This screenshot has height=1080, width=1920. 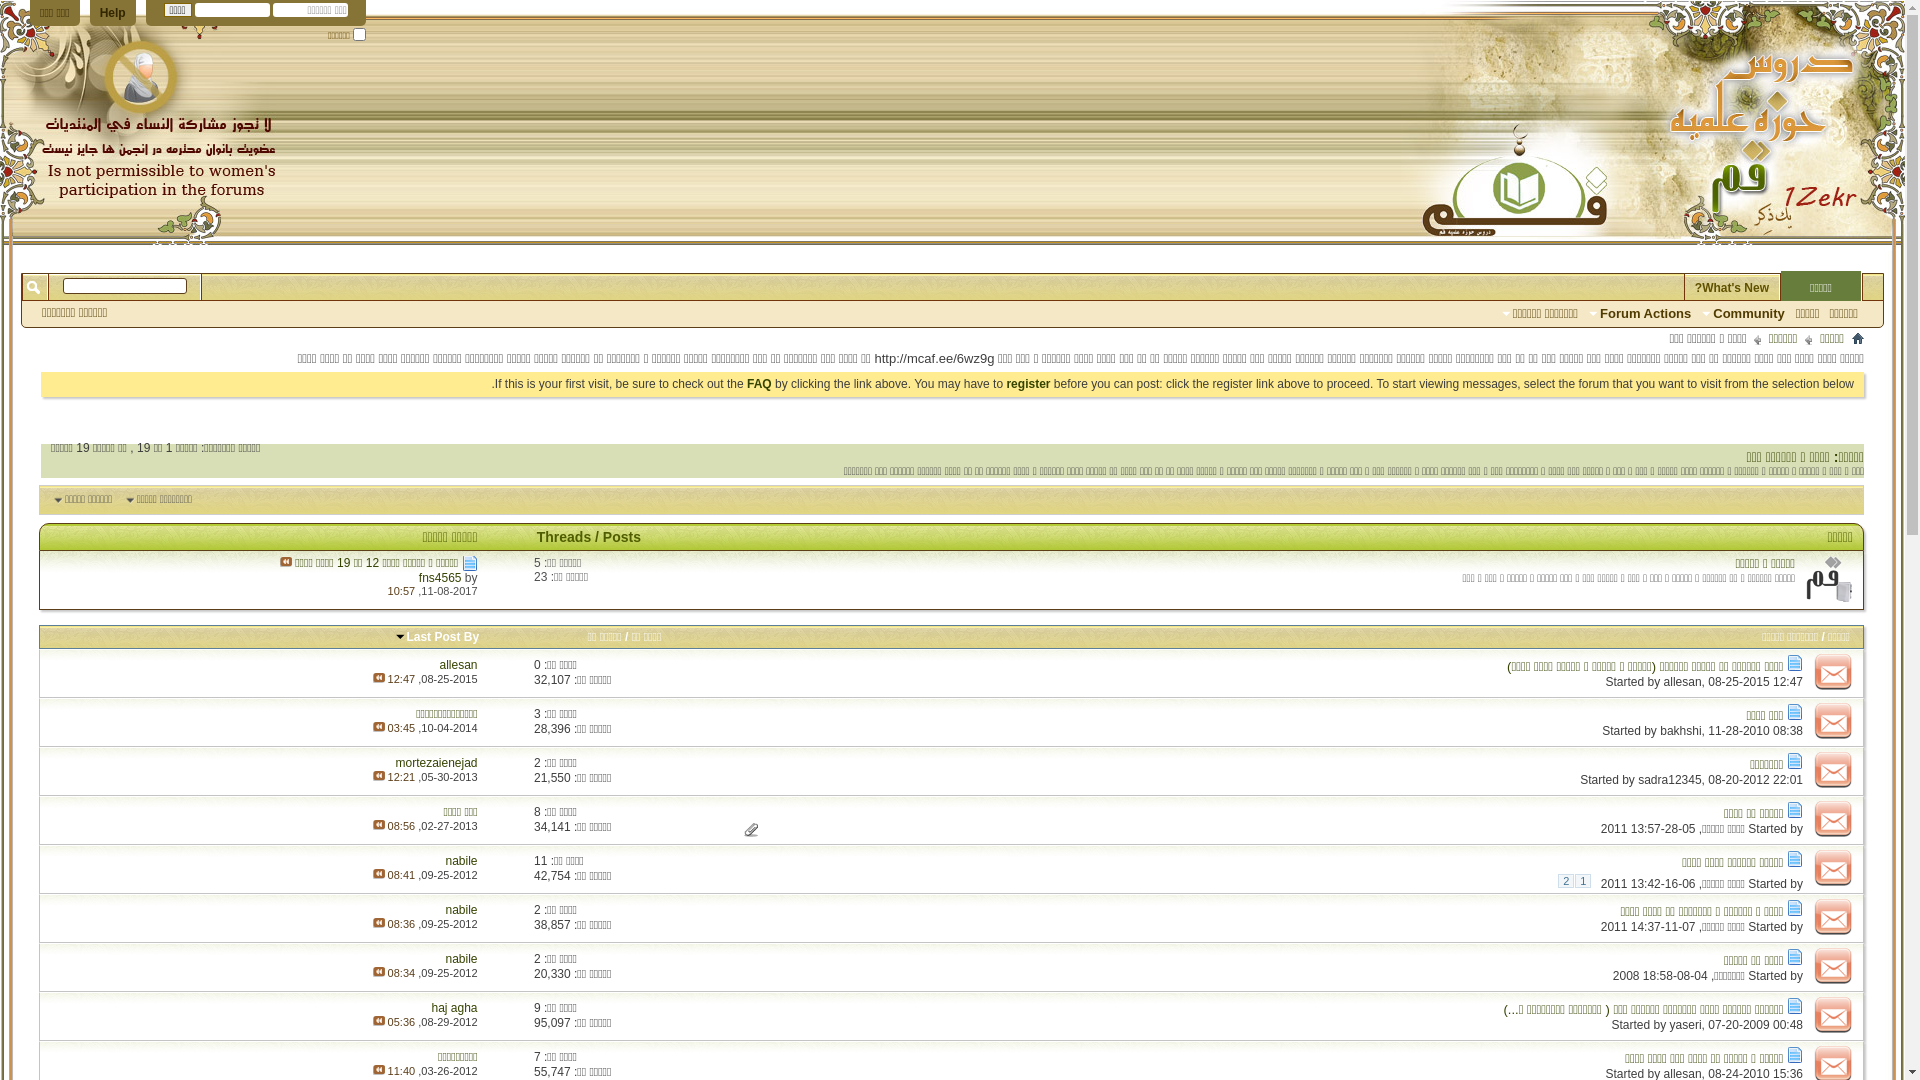 I want to click on '3', so click(x=537, y=712).